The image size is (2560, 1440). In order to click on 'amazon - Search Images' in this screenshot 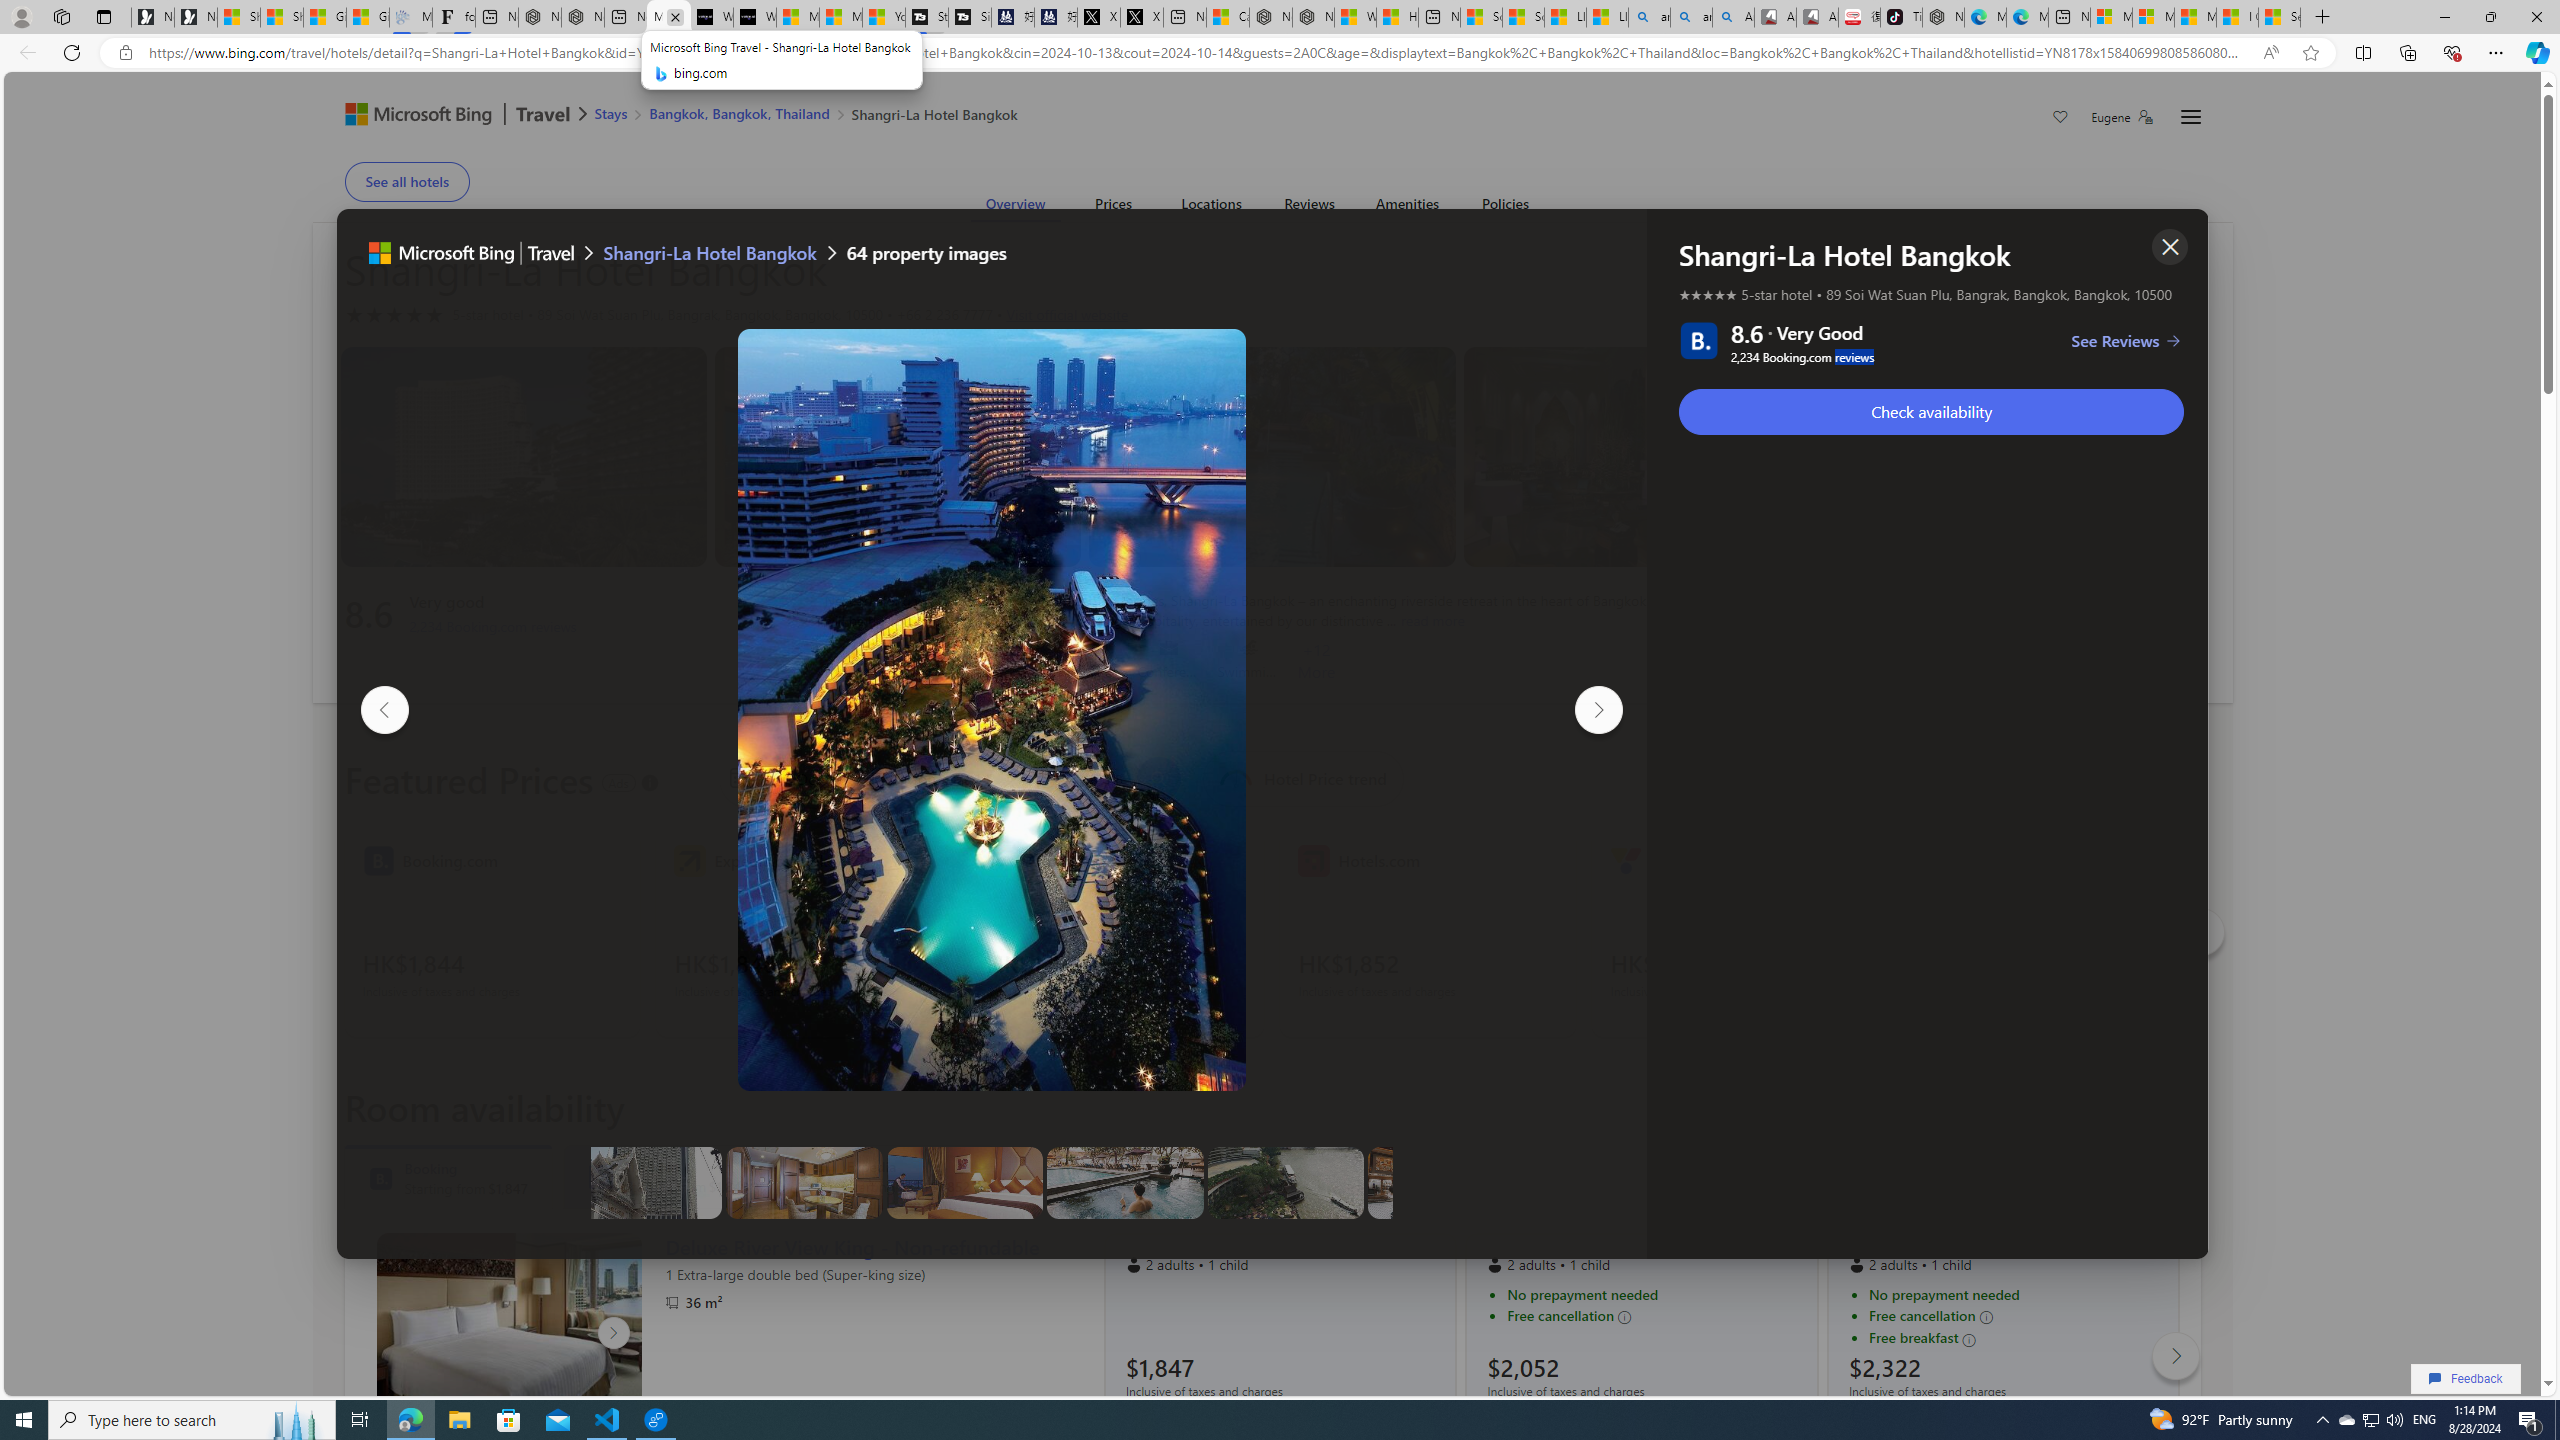, I will do `click(1689, 16)`.